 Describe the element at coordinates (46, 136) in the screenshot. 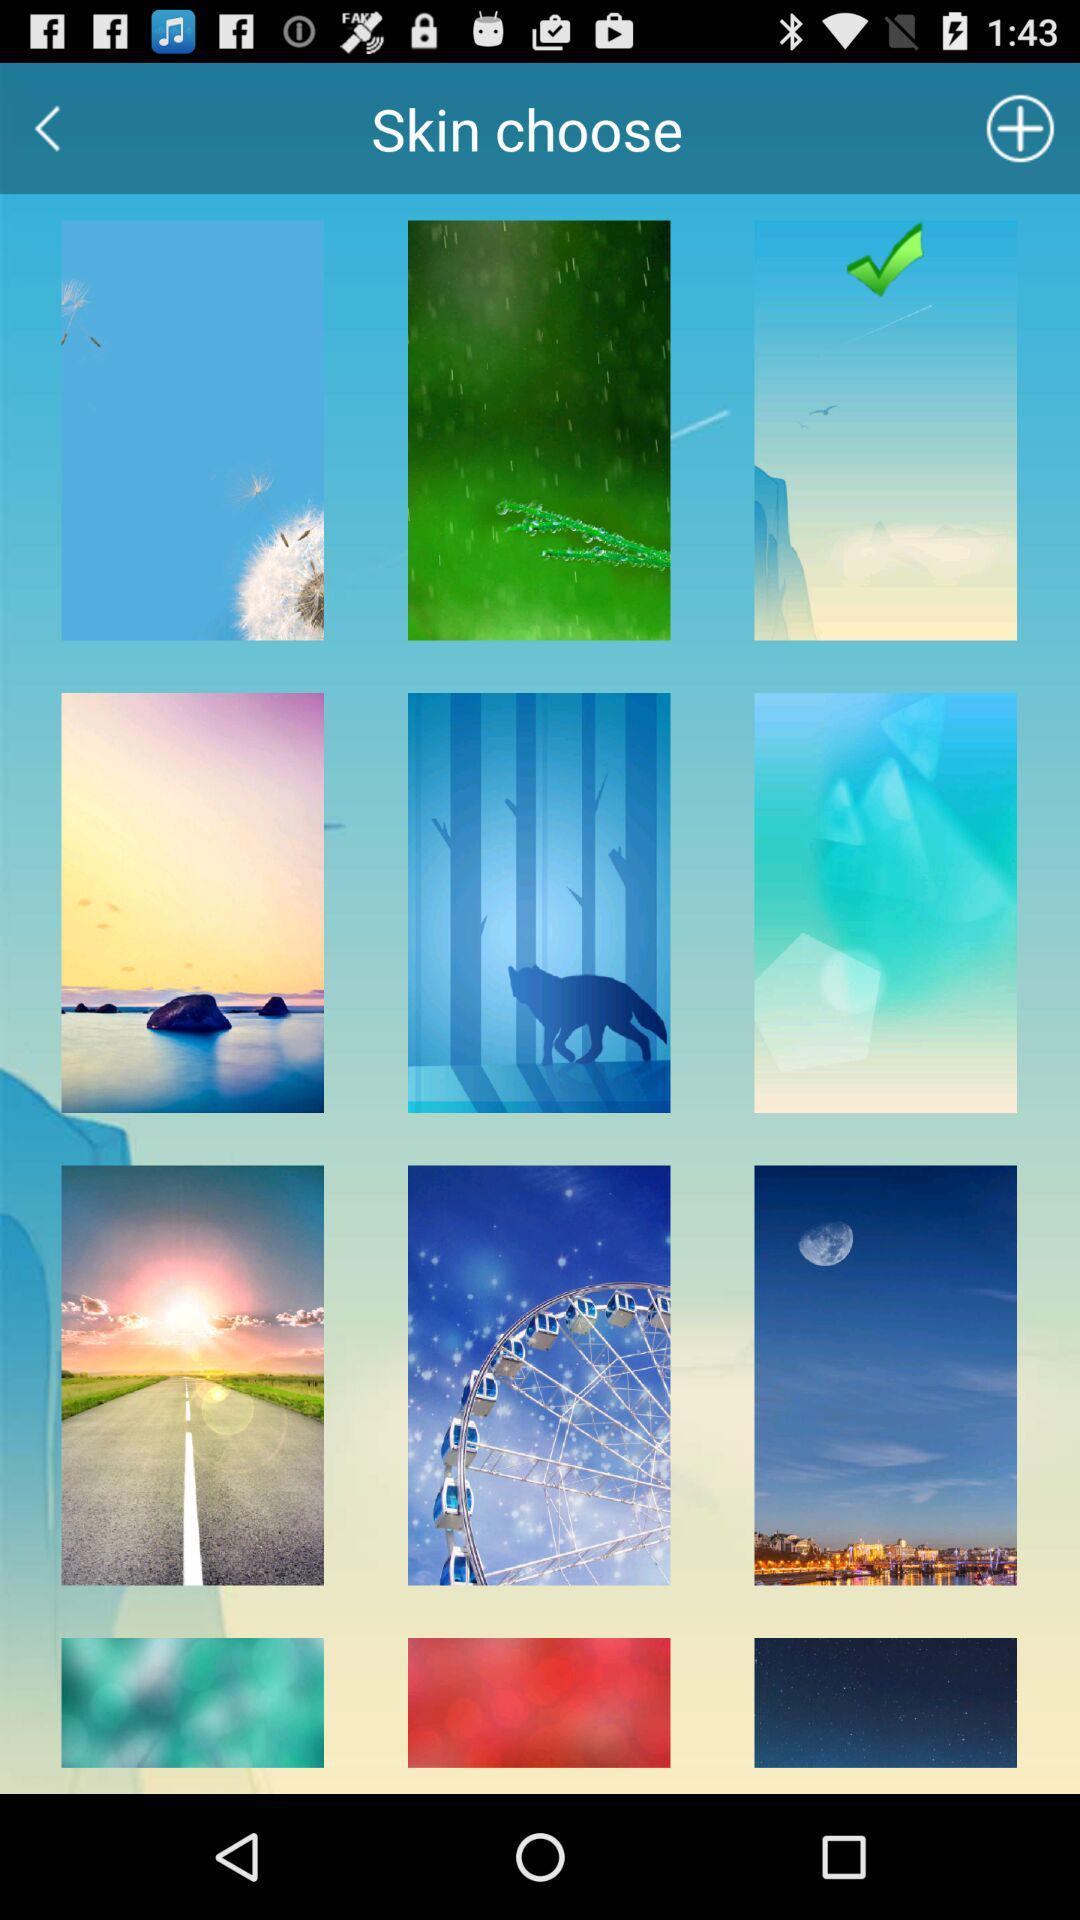

I see `the arrow_backward icon` at that location.